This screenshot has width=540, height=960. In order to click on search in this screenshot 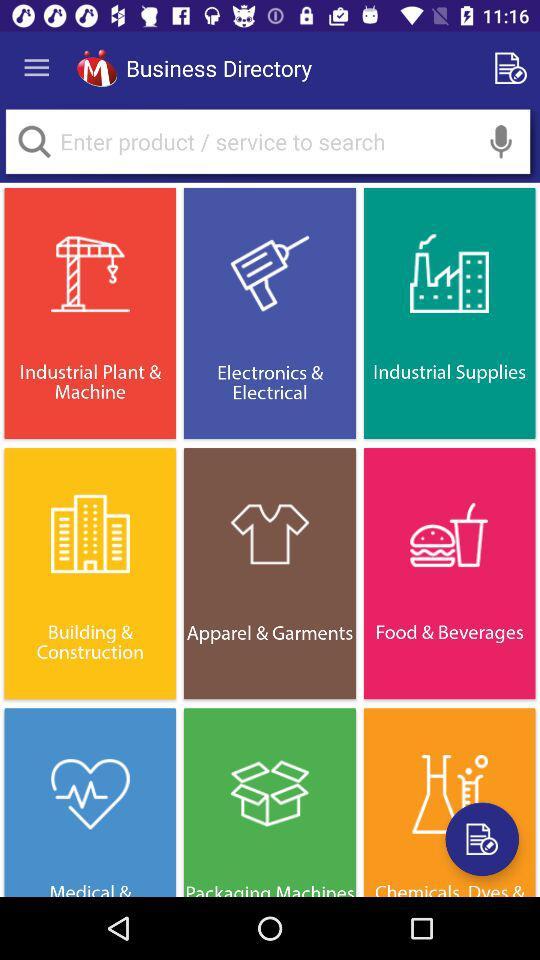, I will do `click(267, 140)`.